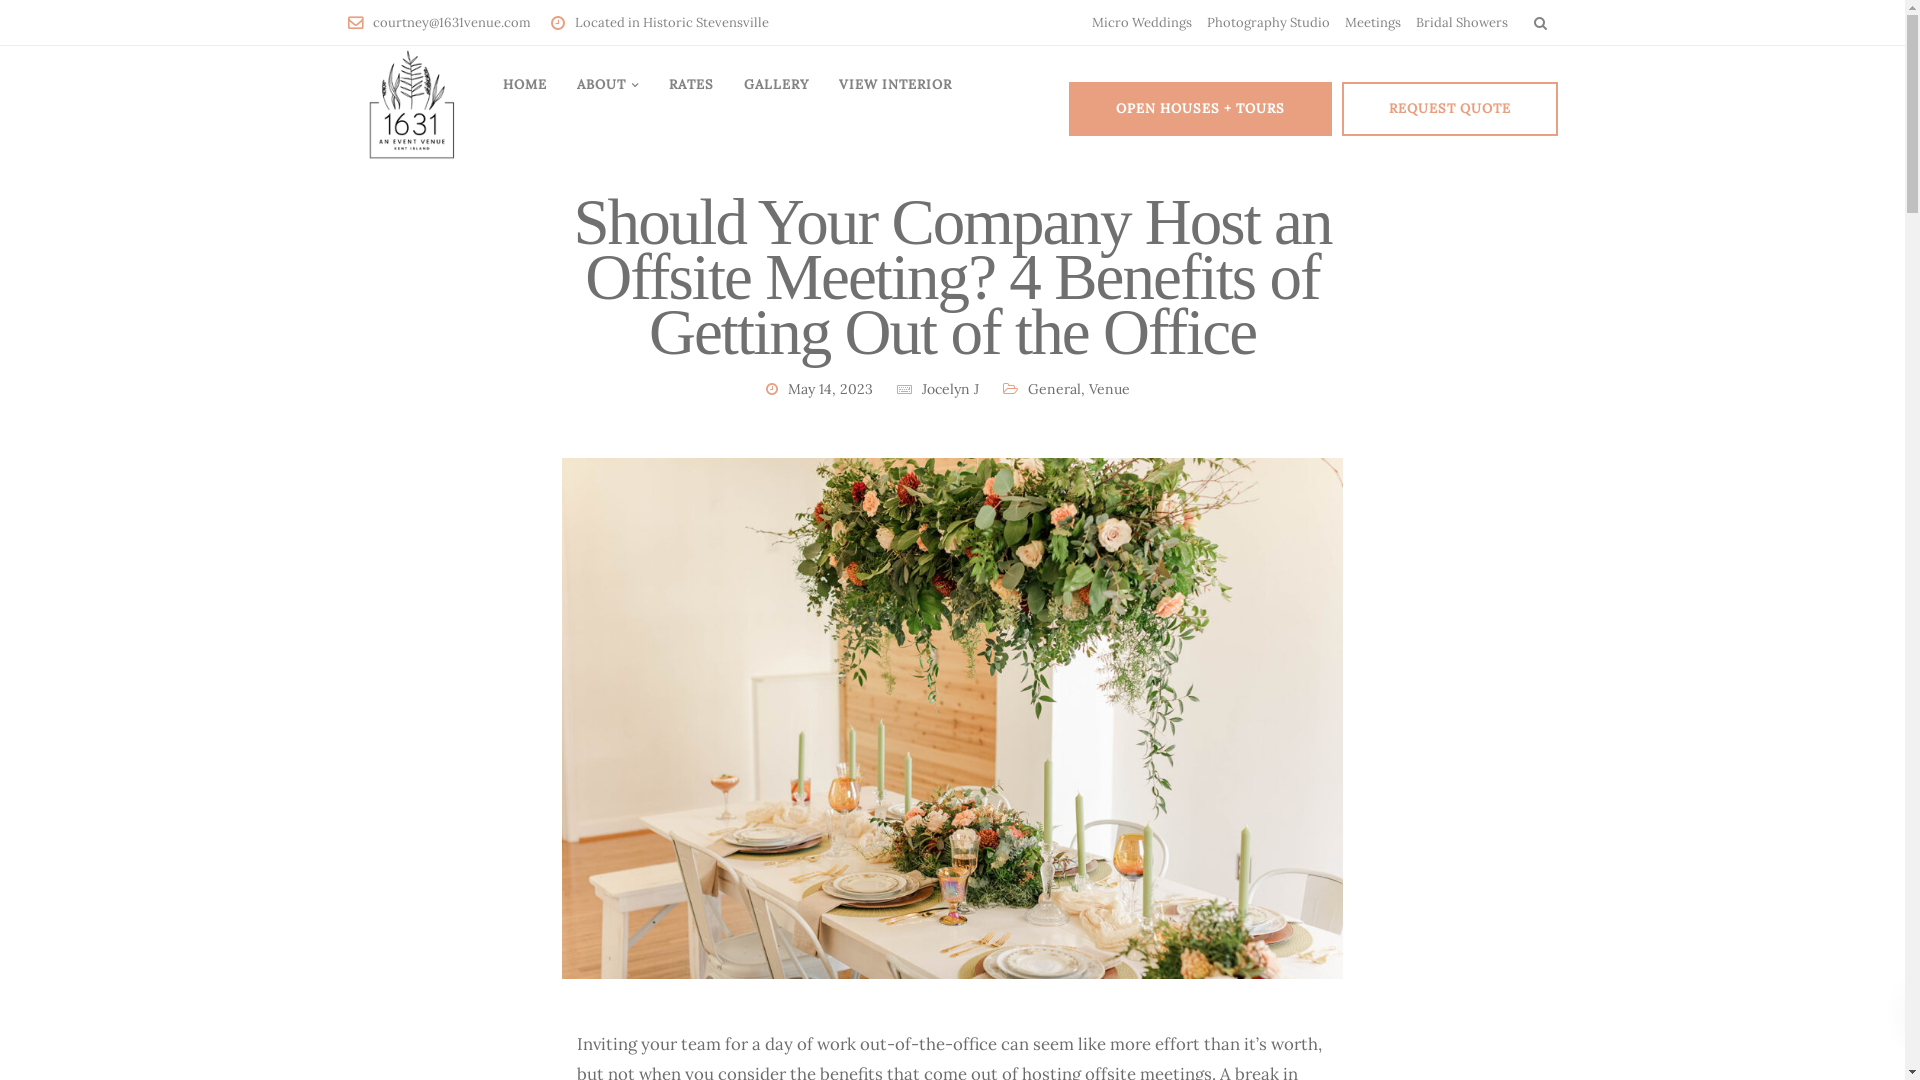 This screenshot has height=1080, width=1920. I want to click on 'Rates', so click(668, 474).